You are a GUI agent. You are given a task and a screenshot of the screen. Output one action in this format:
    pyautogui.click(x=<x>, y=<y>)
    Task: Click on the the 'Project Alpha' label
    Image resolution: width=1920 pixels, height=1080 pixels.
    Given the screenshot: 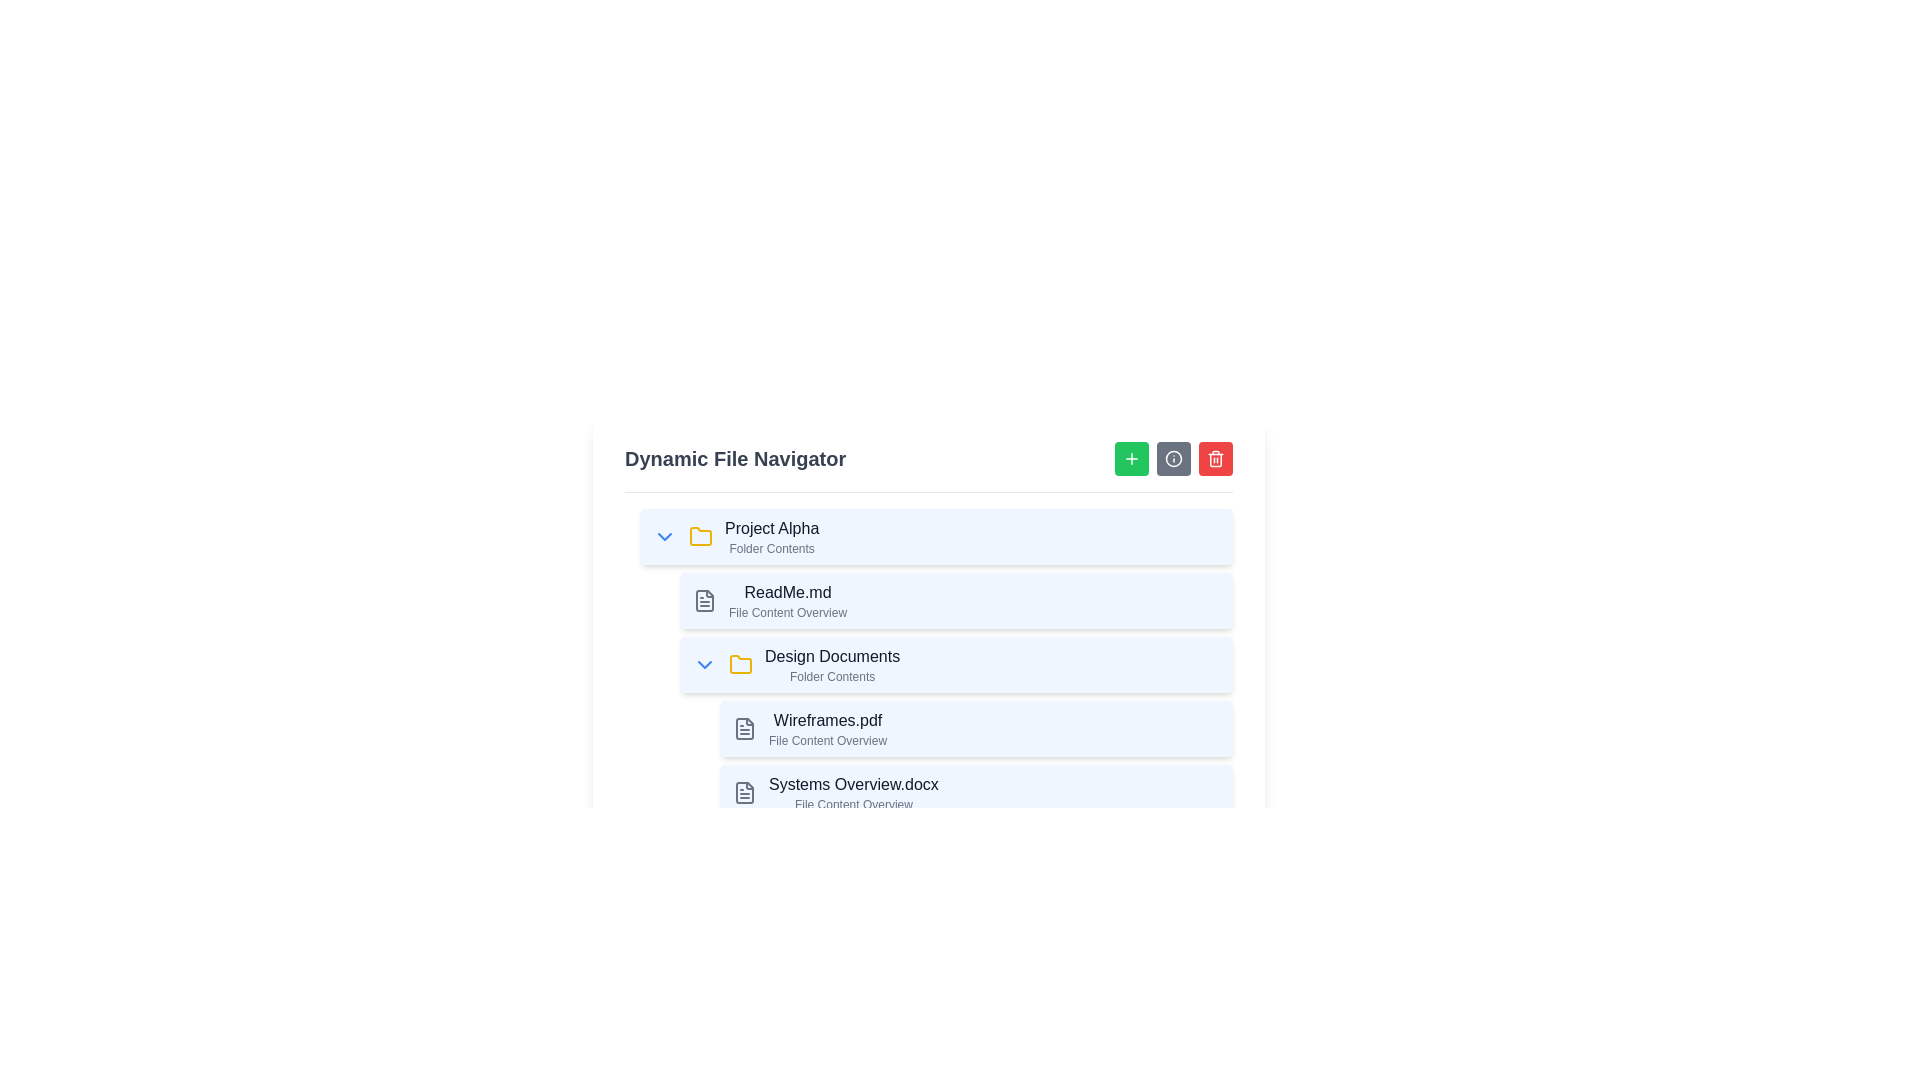 What is the action you would take?
    pyautogui.click(x=771, y=527)
    